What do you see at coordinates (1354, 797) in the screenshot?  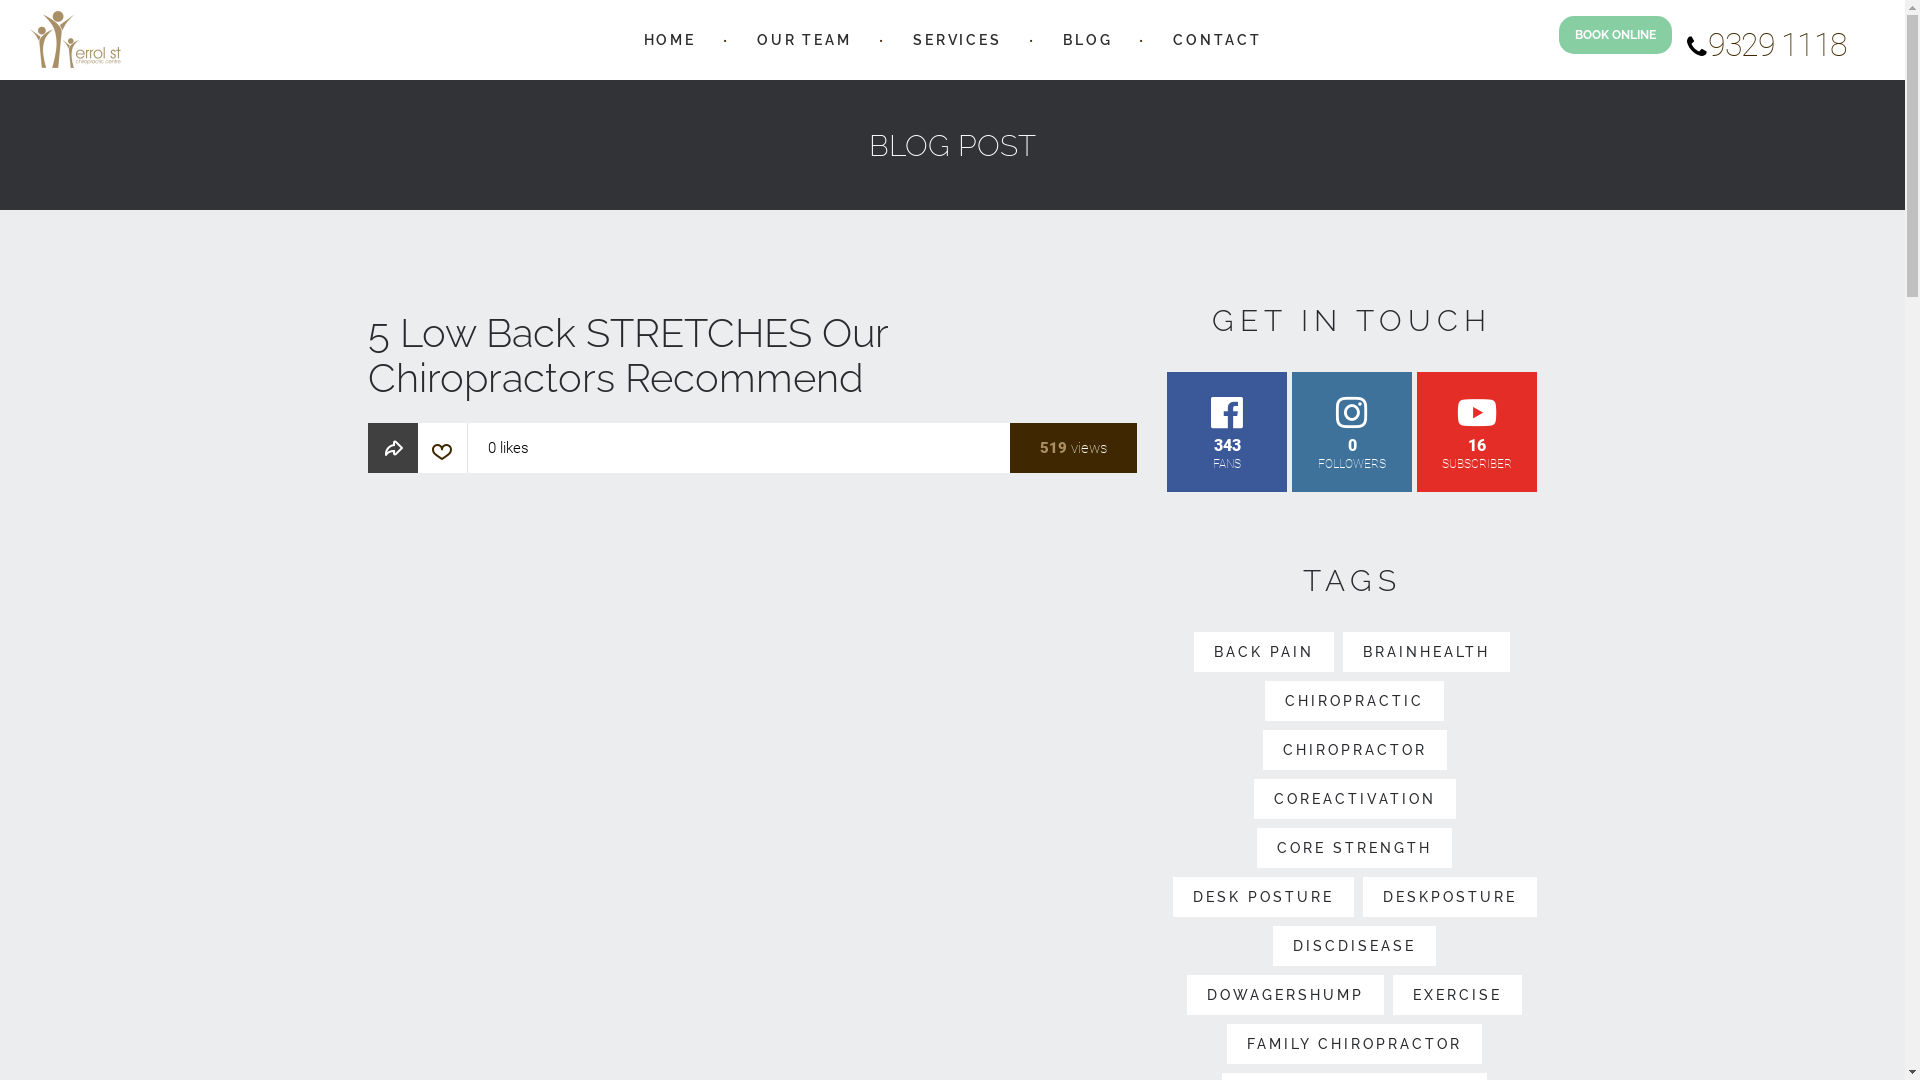 I see `'COREACTIVATION'` at bounding box center [1354, 797].